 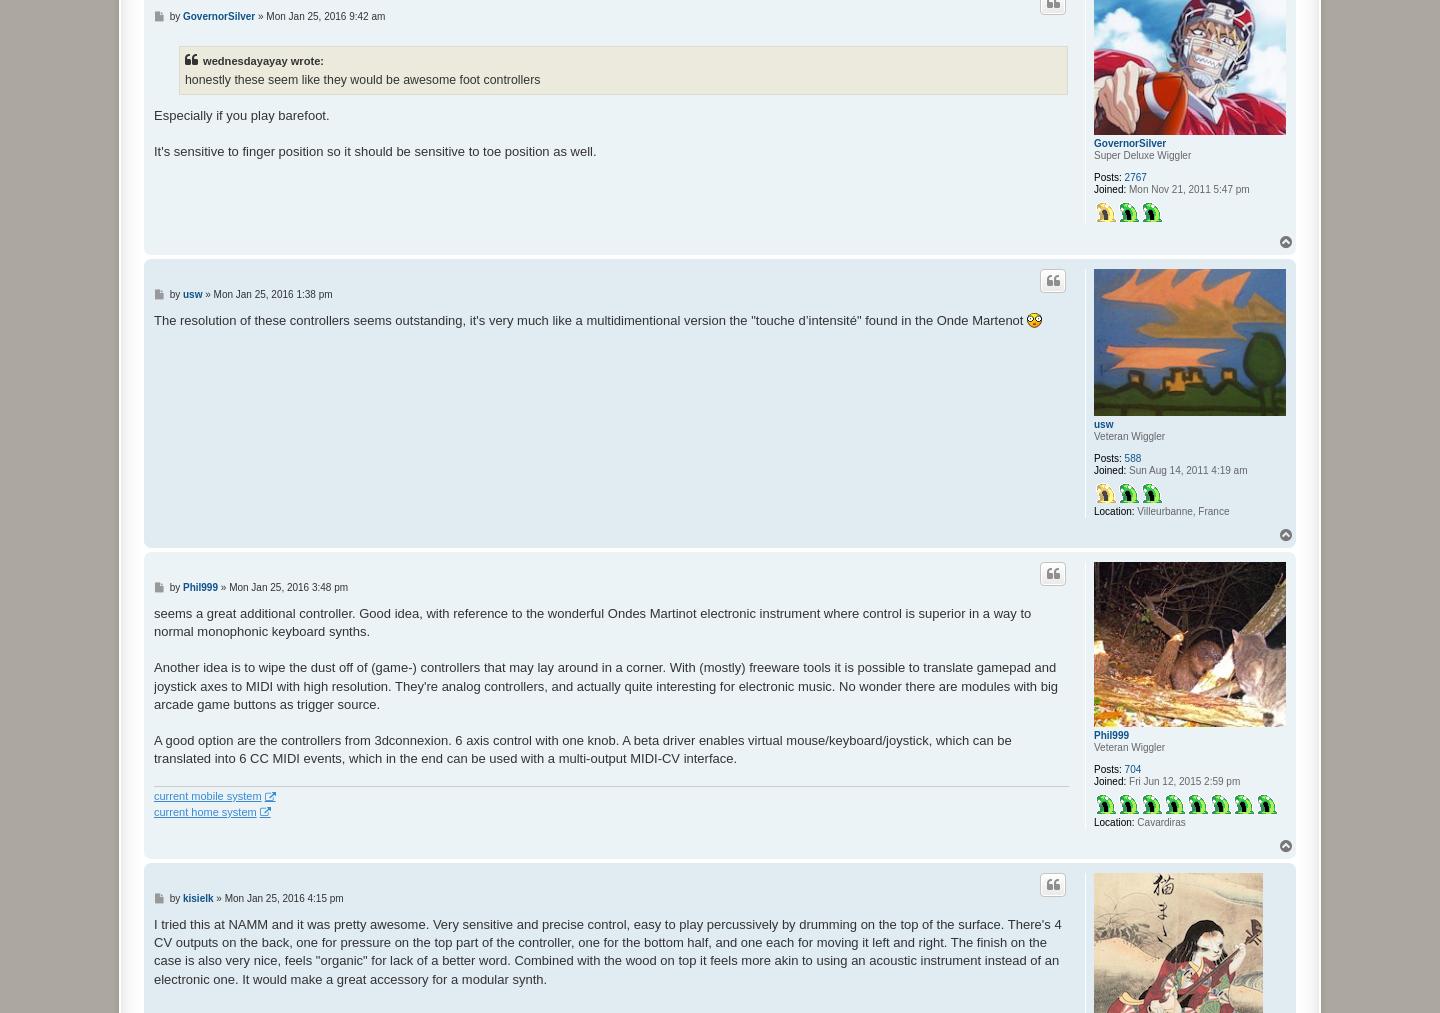 What do you see at coordinates (1181, 510) in the screenshot?
I see `'Villeurbanne, France'` at bounding box center [1181, 510].